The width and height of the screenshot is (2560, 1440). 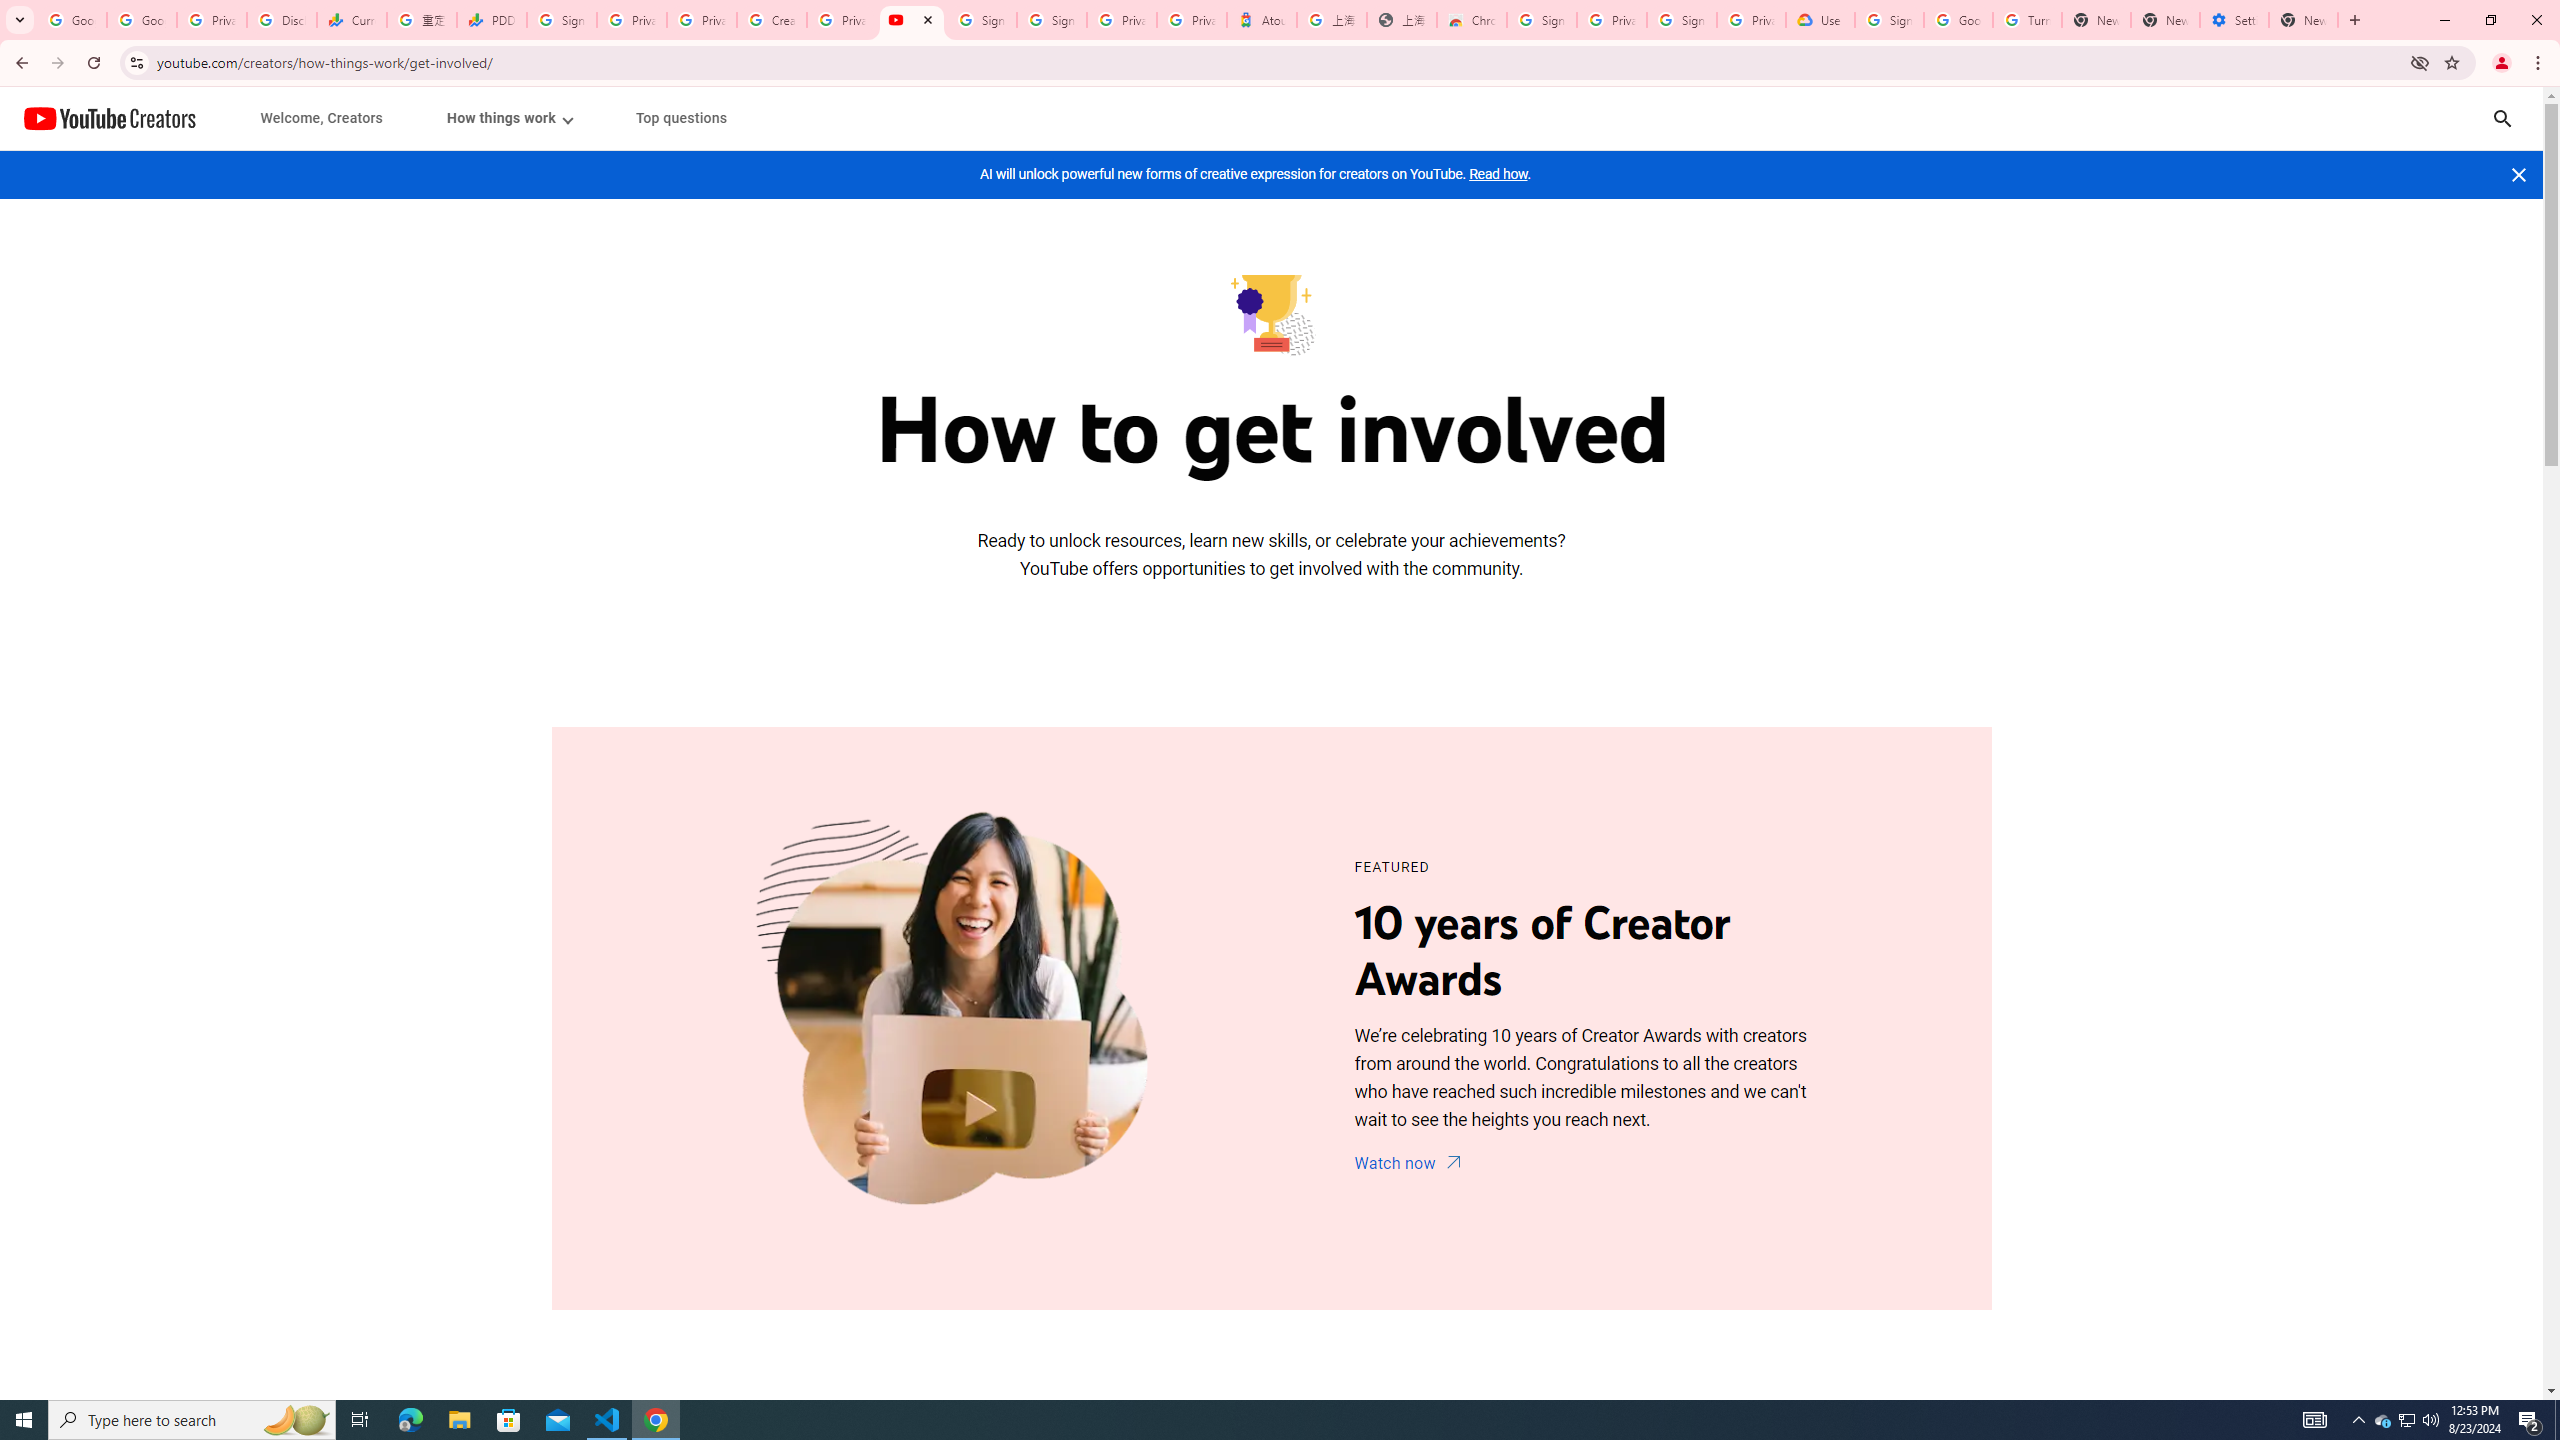 I want to click on 'Google Account Help', so click(x=1957, y=19).